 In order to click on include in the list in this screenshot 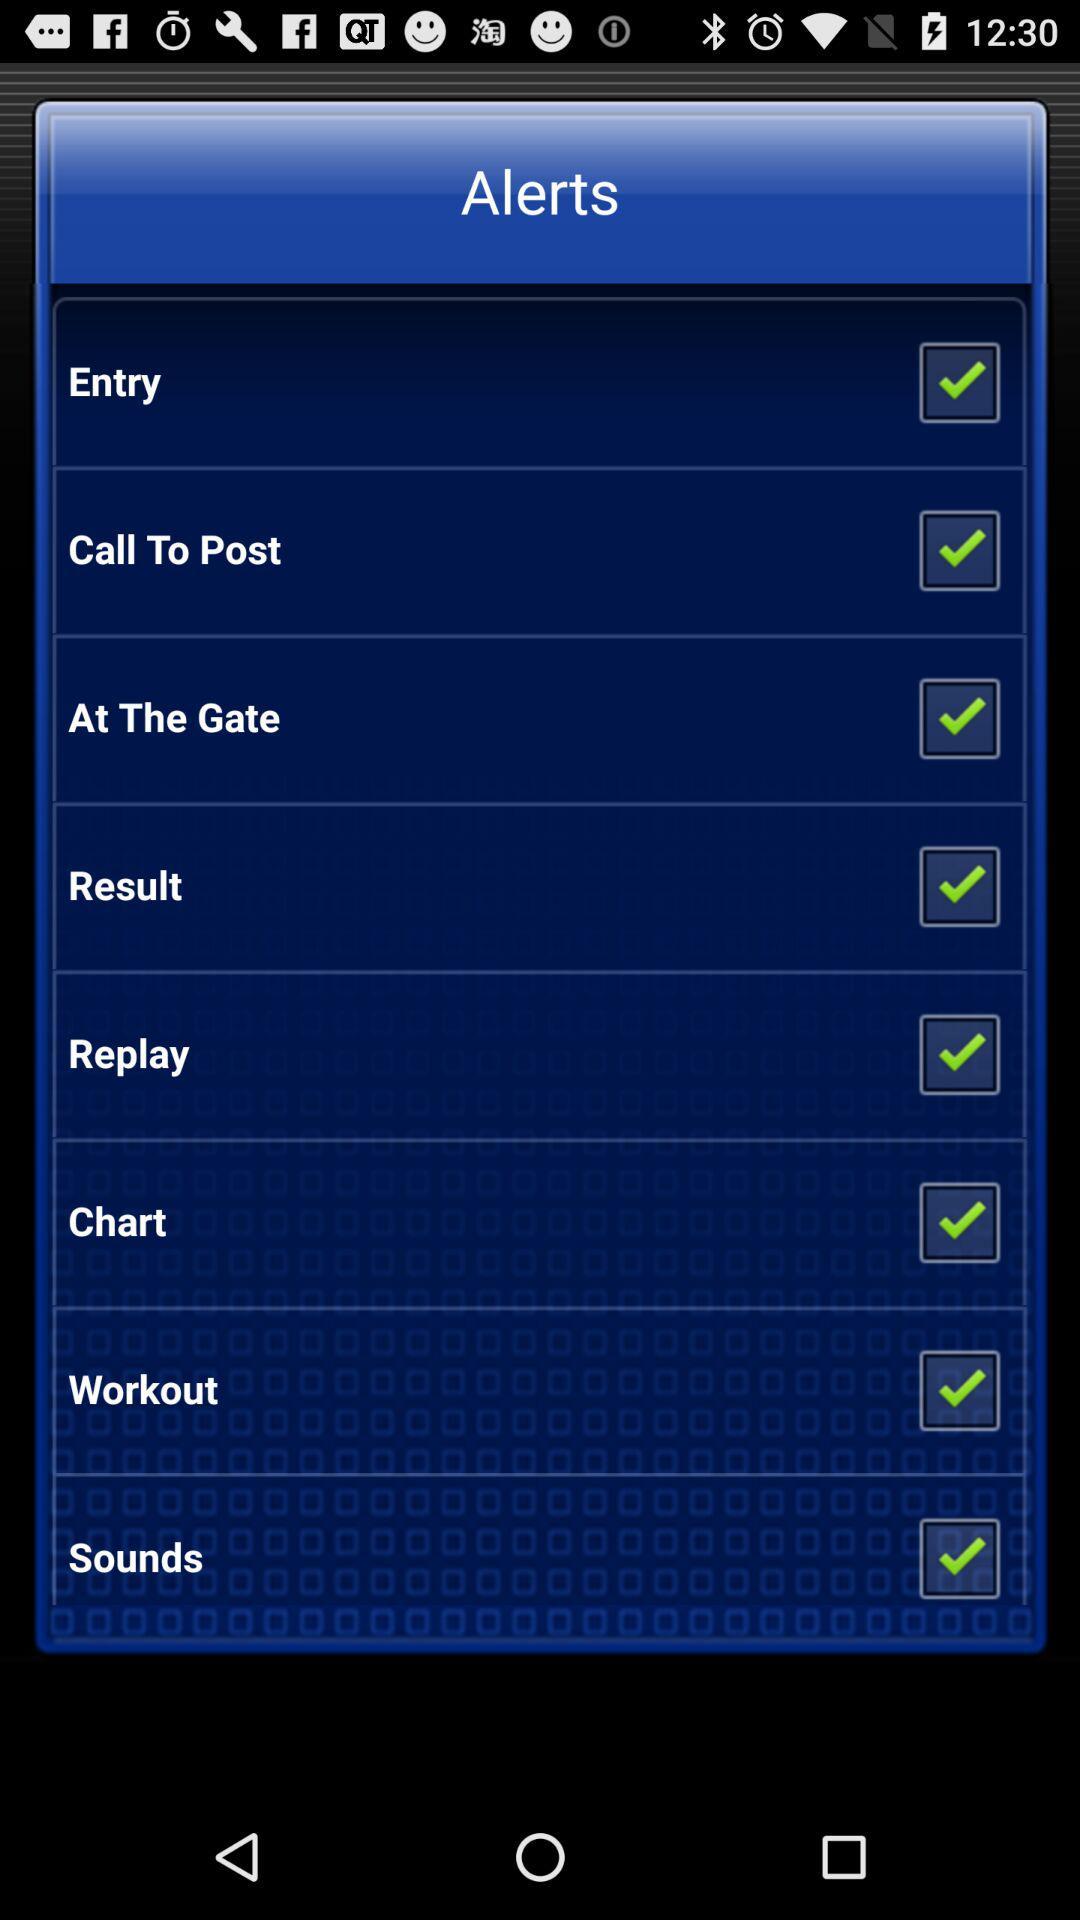, I will do `click(957, 716)`.